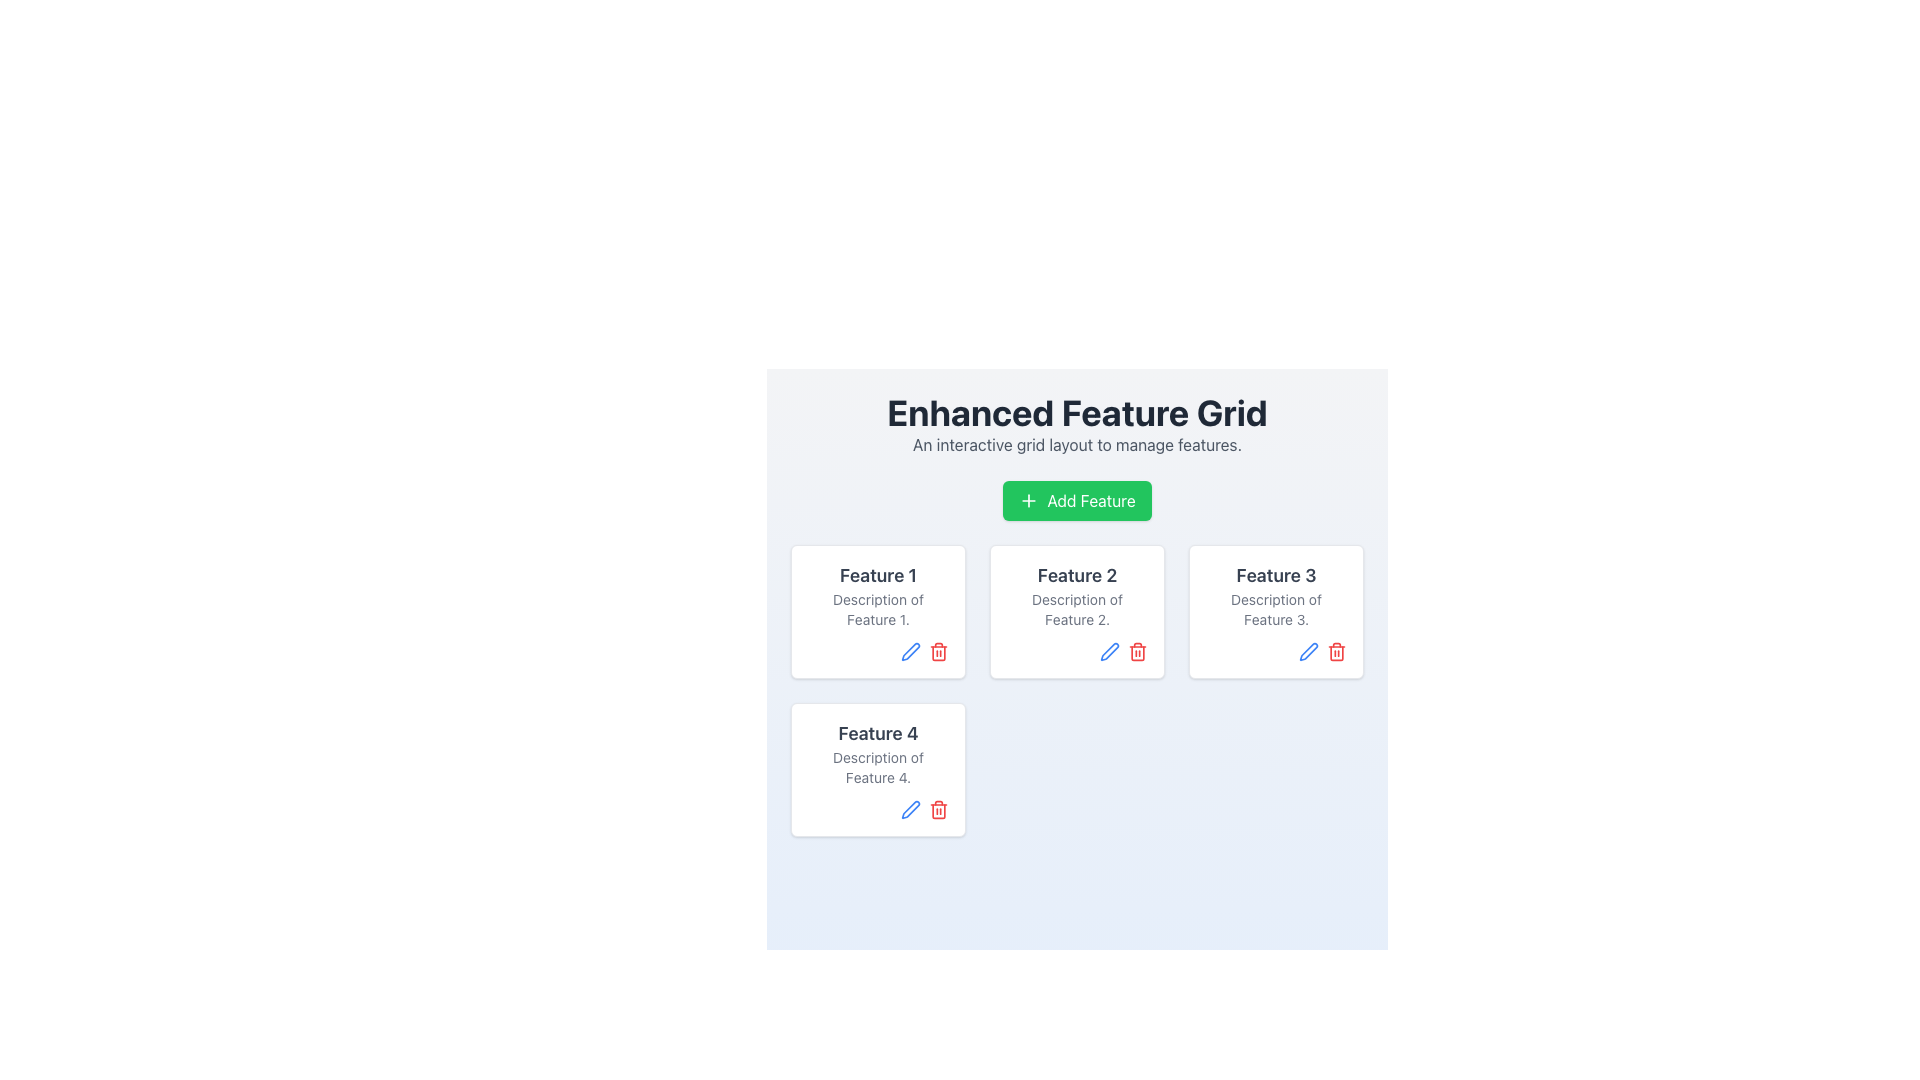  Describe the element at coordinates (1076, 500) in the screenshot. I see `the green rectangular button labeled 'Add Feature' located below the 'Enhanced Feature Grid' title` at that location.